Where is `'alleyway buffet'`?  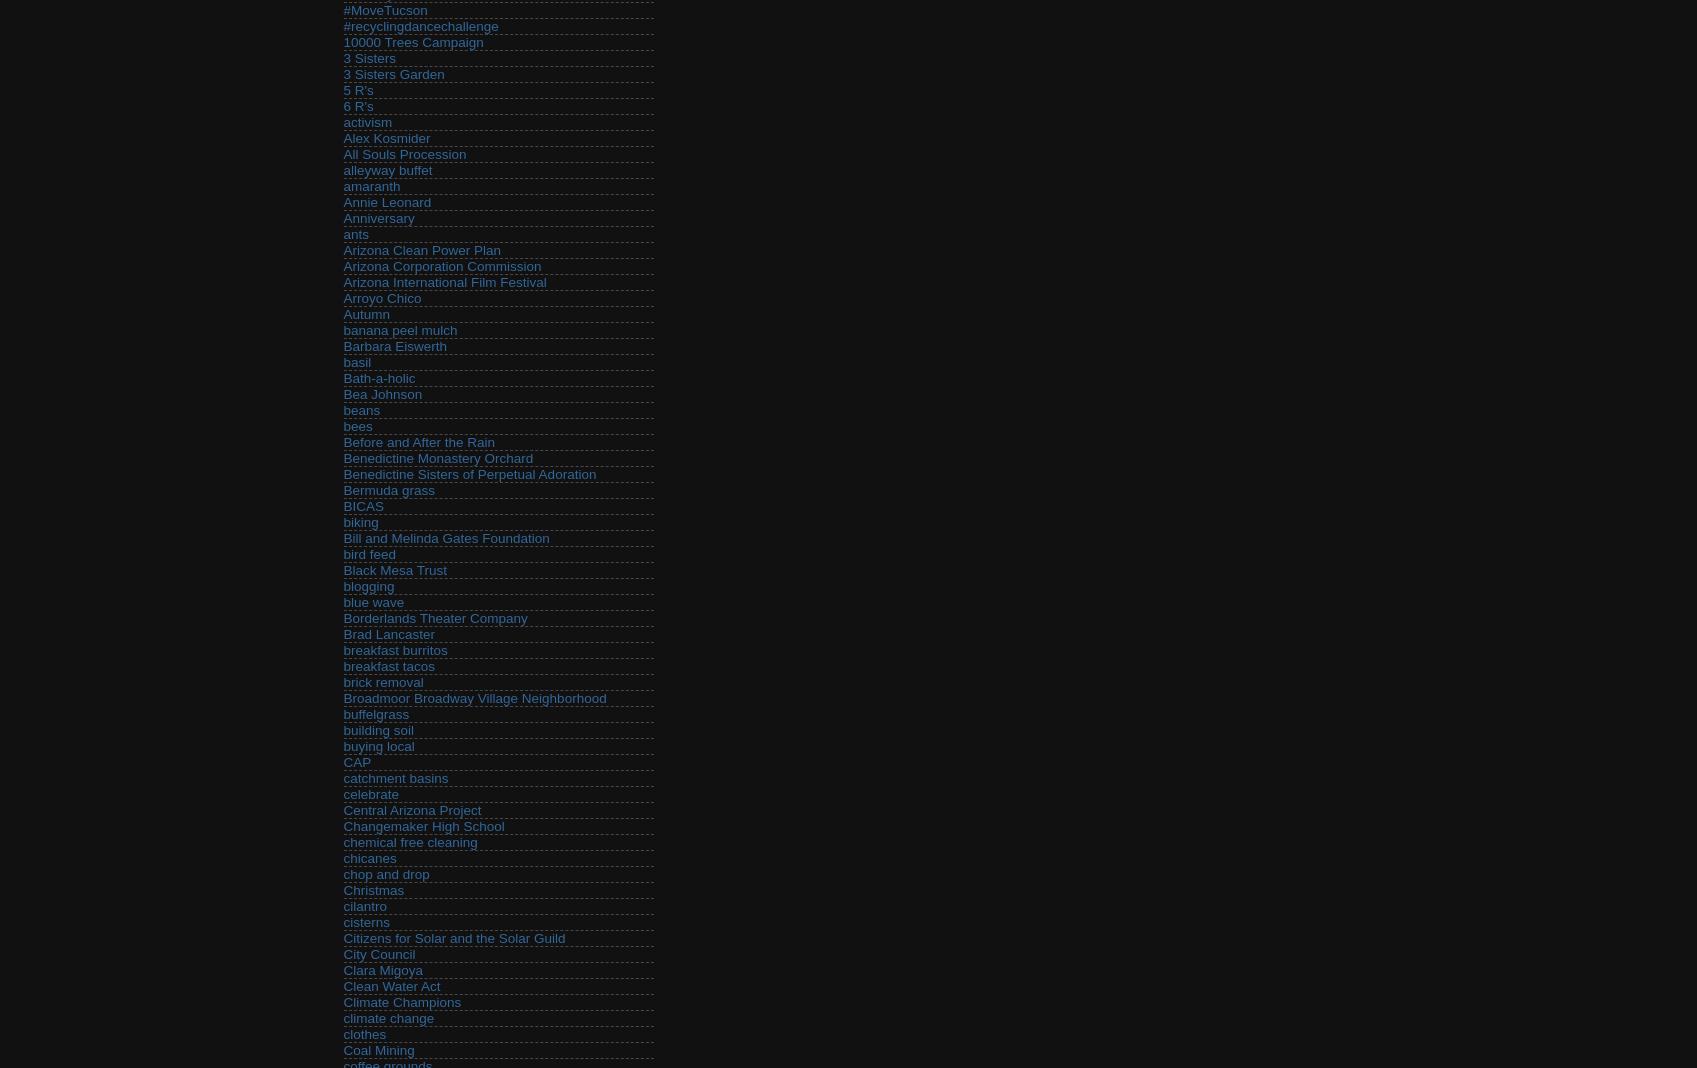
'alleyway buffet' is located at coordinates (386, 170).